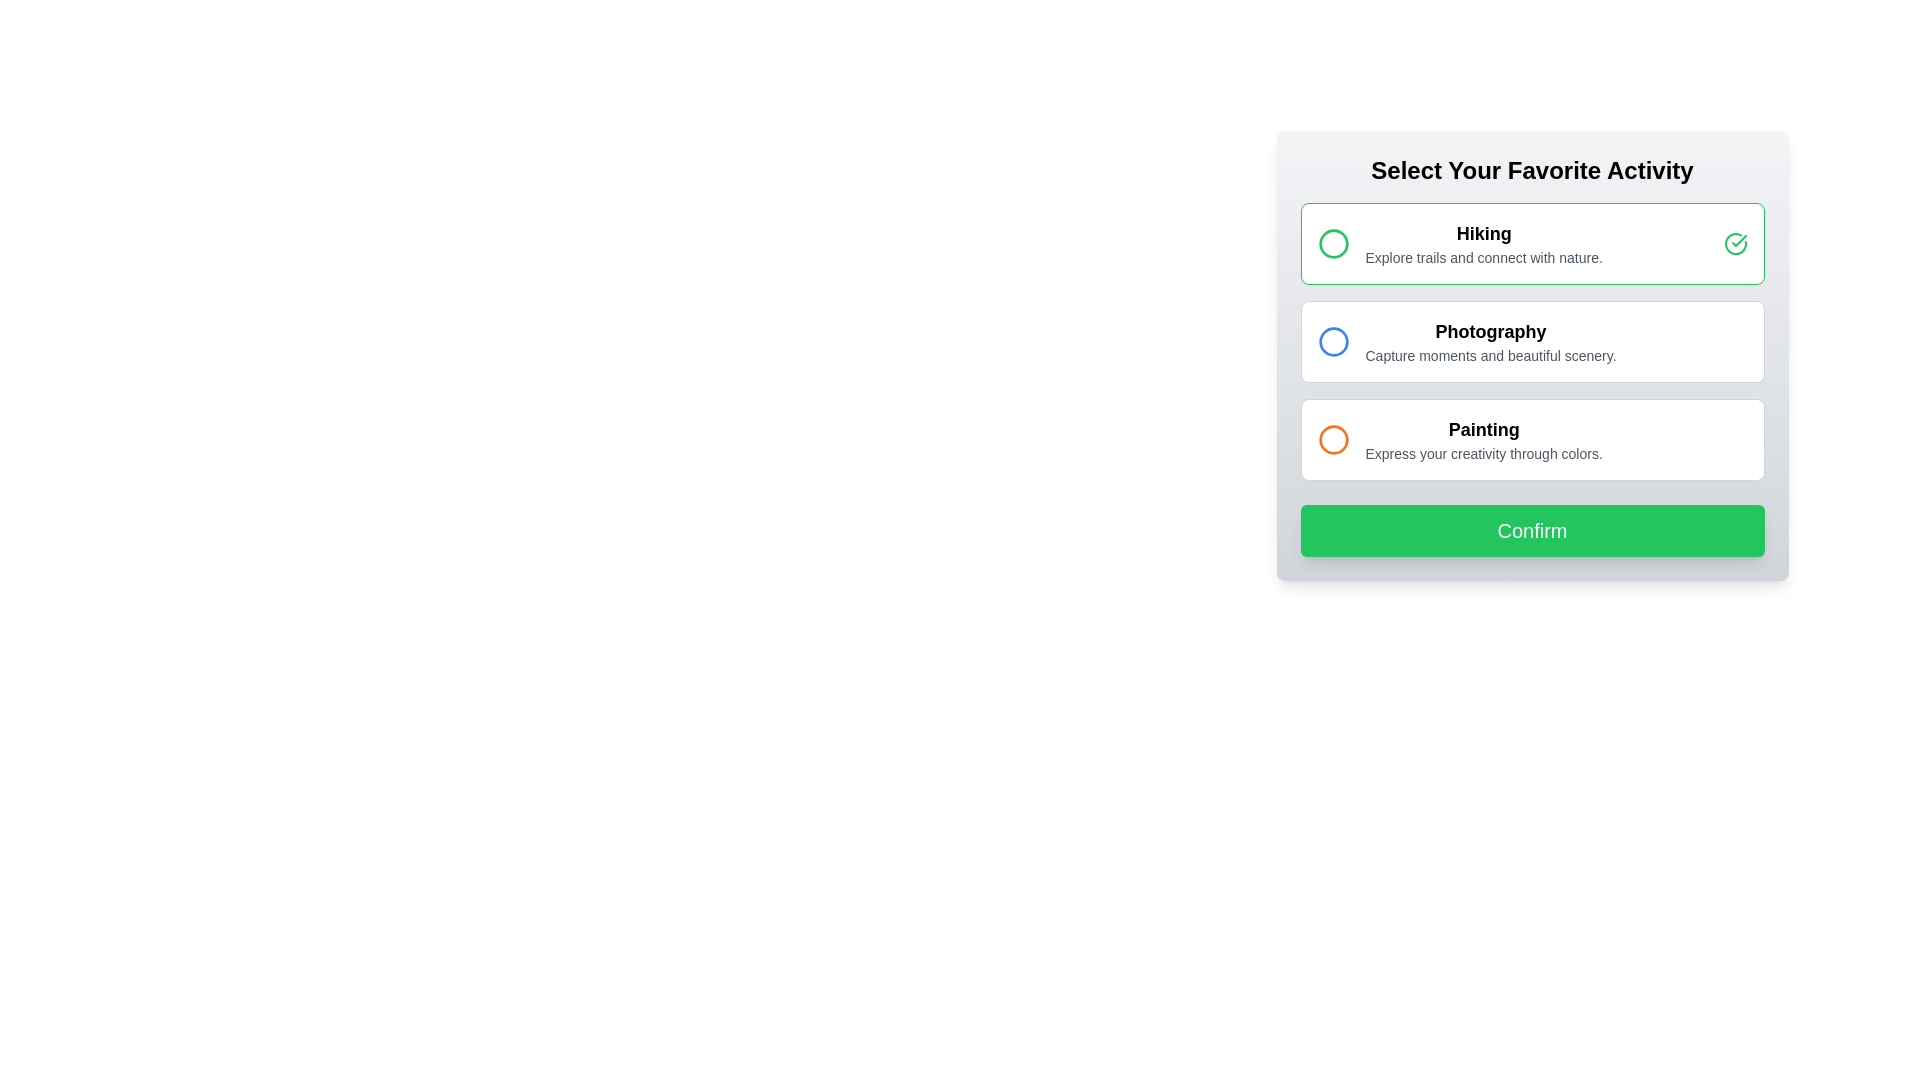  What do you see at coordinates (1734, 242) in the screenshot?
I see `the green-bordered circular checkmark icon indicating selection or confirmation located inside the 'Hiking' option box, aligned with the text below the title 'Hiking'` at bounding box center [1734, 242].